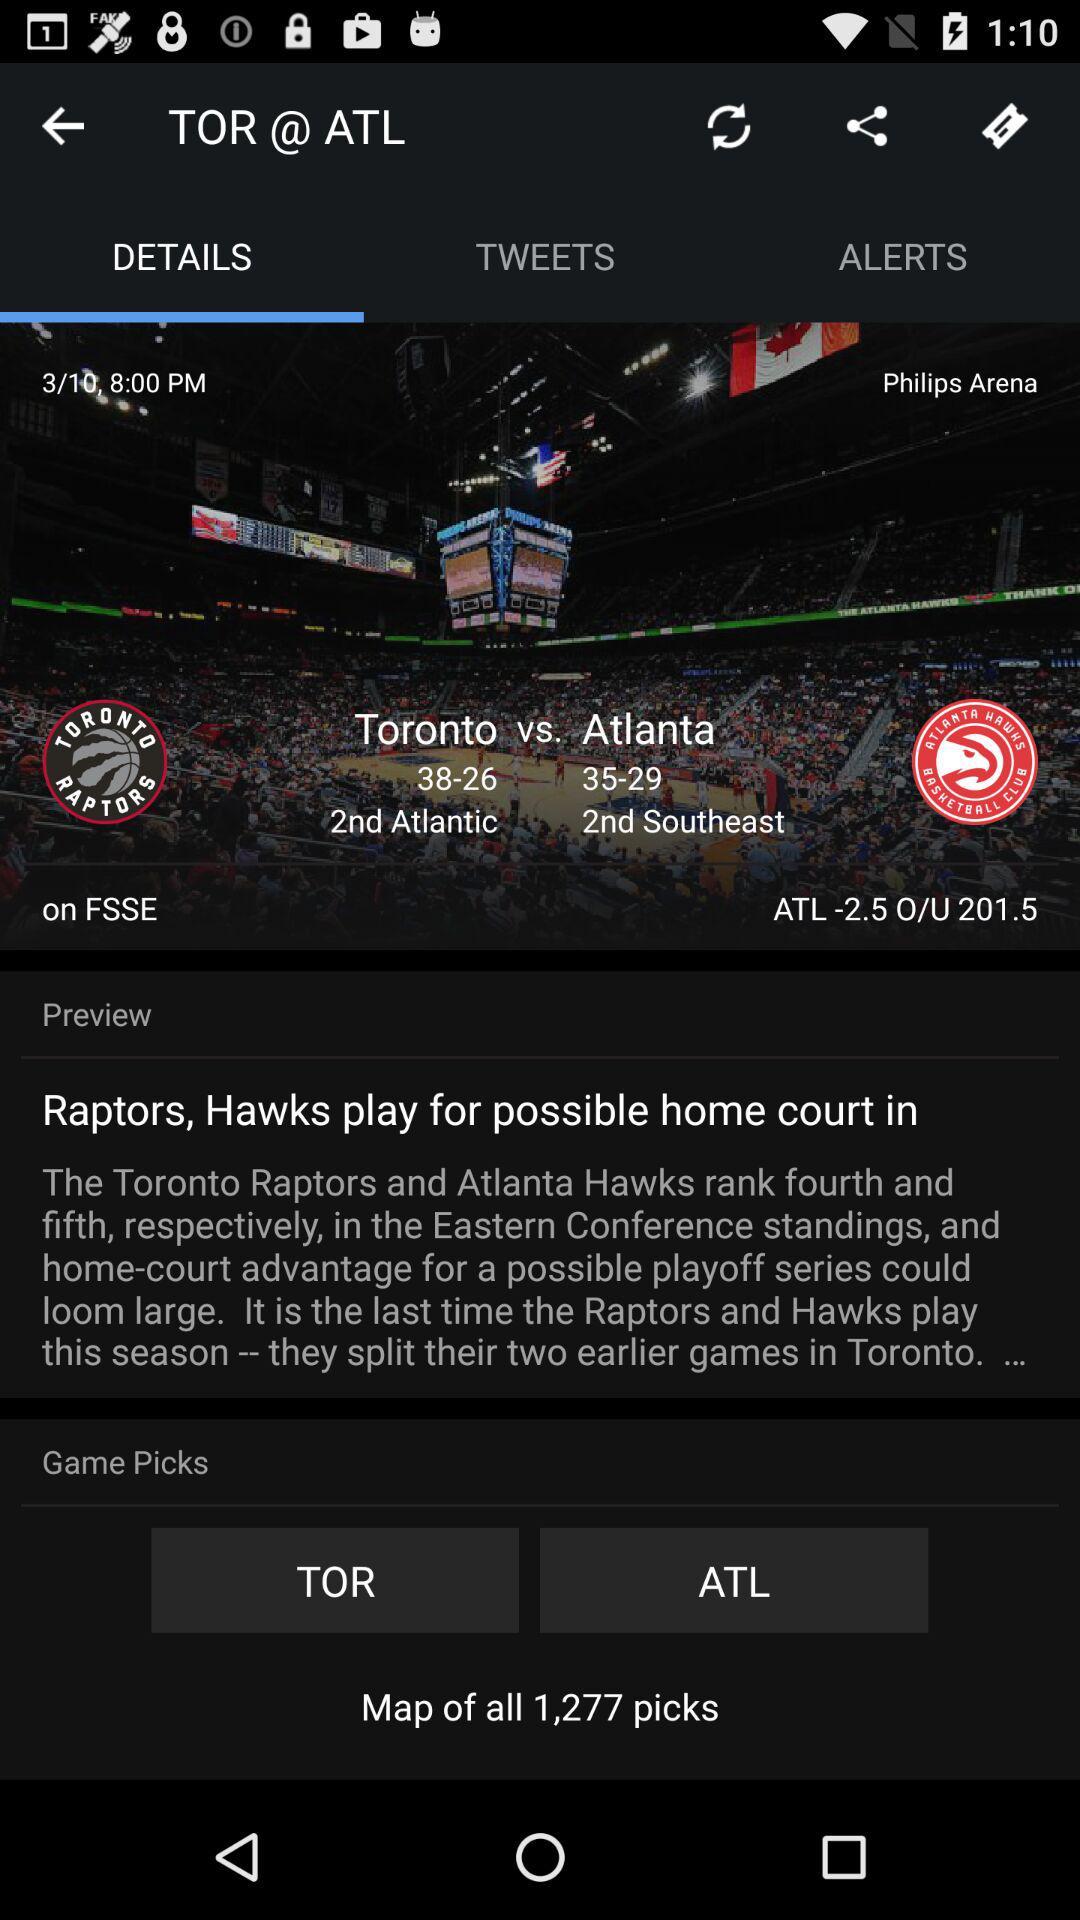  What do you see at coordinates (1005, 124) in the screenshot?
I see `tickets` at bounding box center [1005, 124].